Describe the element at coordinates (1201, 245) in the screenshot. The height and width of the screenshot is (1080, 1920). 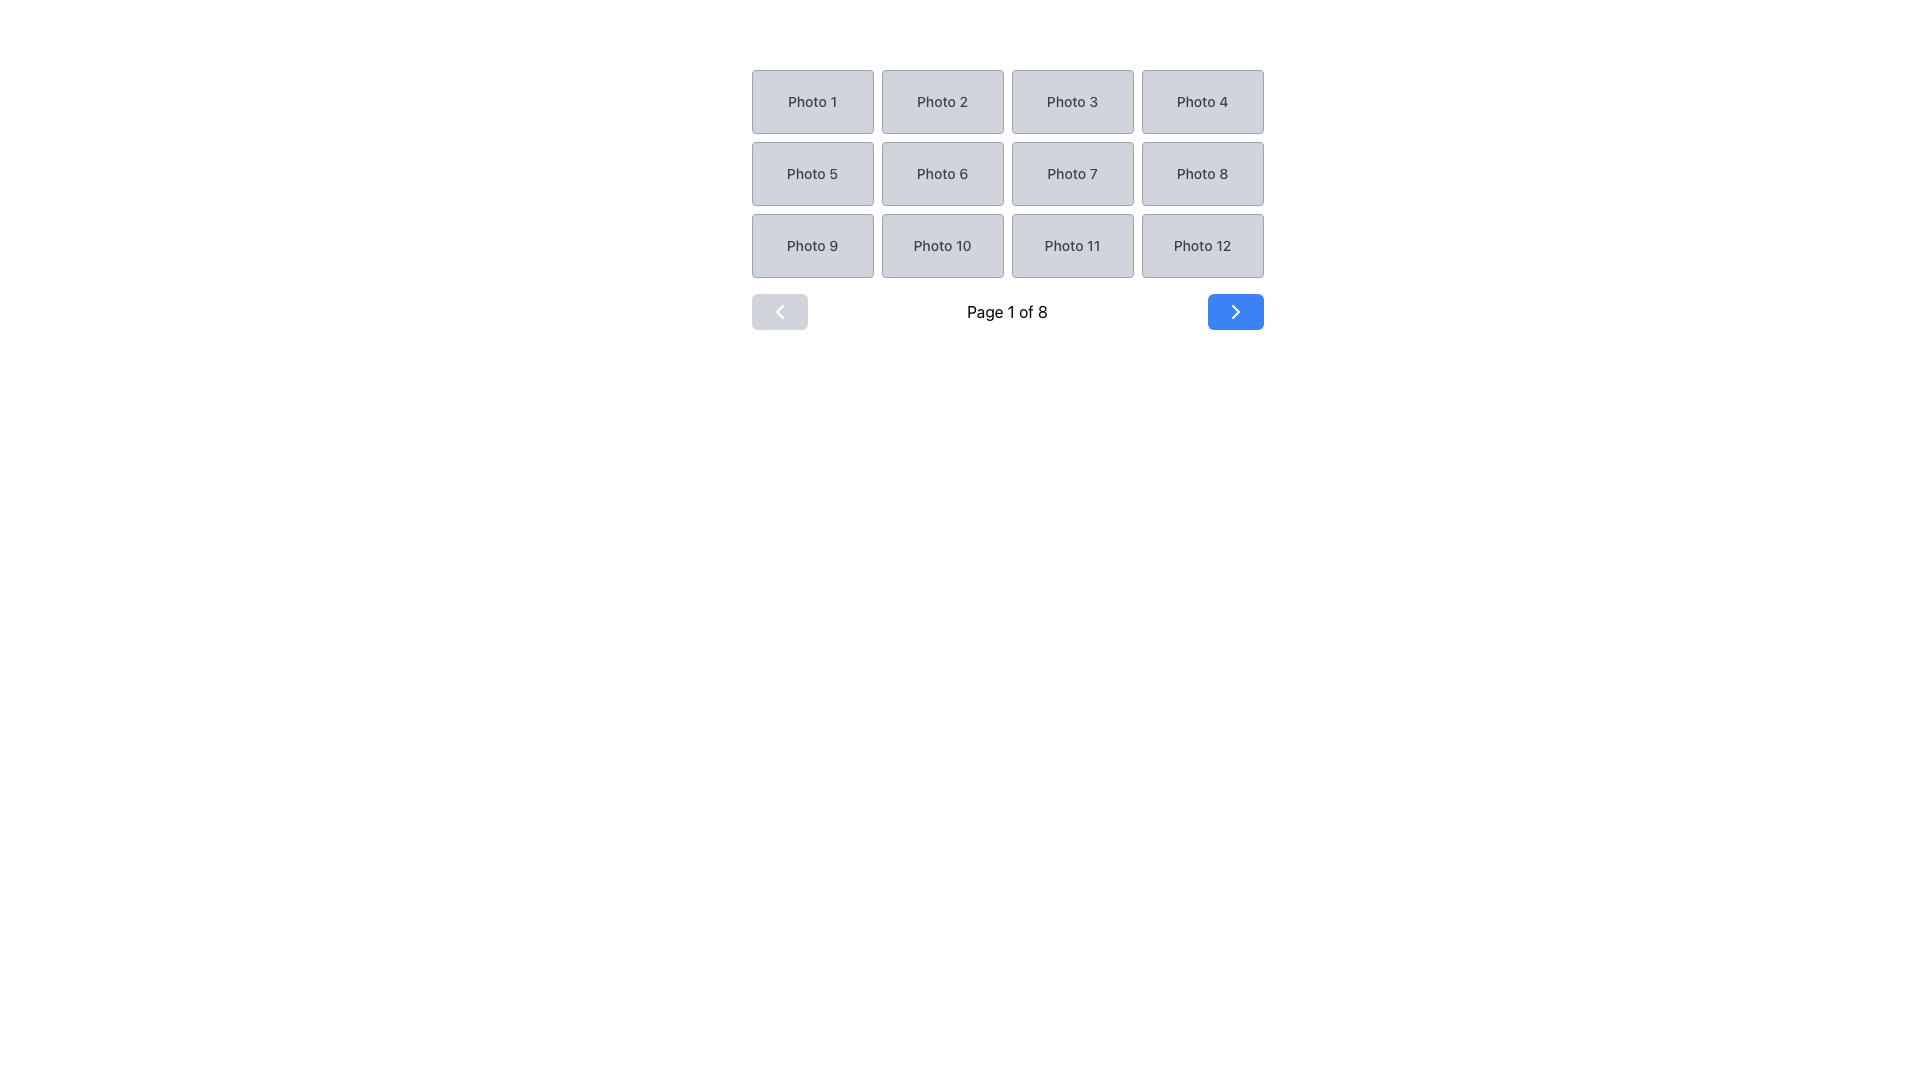
I see `the selectable option button located in the bottom-right corner of the photo grid` at that location.